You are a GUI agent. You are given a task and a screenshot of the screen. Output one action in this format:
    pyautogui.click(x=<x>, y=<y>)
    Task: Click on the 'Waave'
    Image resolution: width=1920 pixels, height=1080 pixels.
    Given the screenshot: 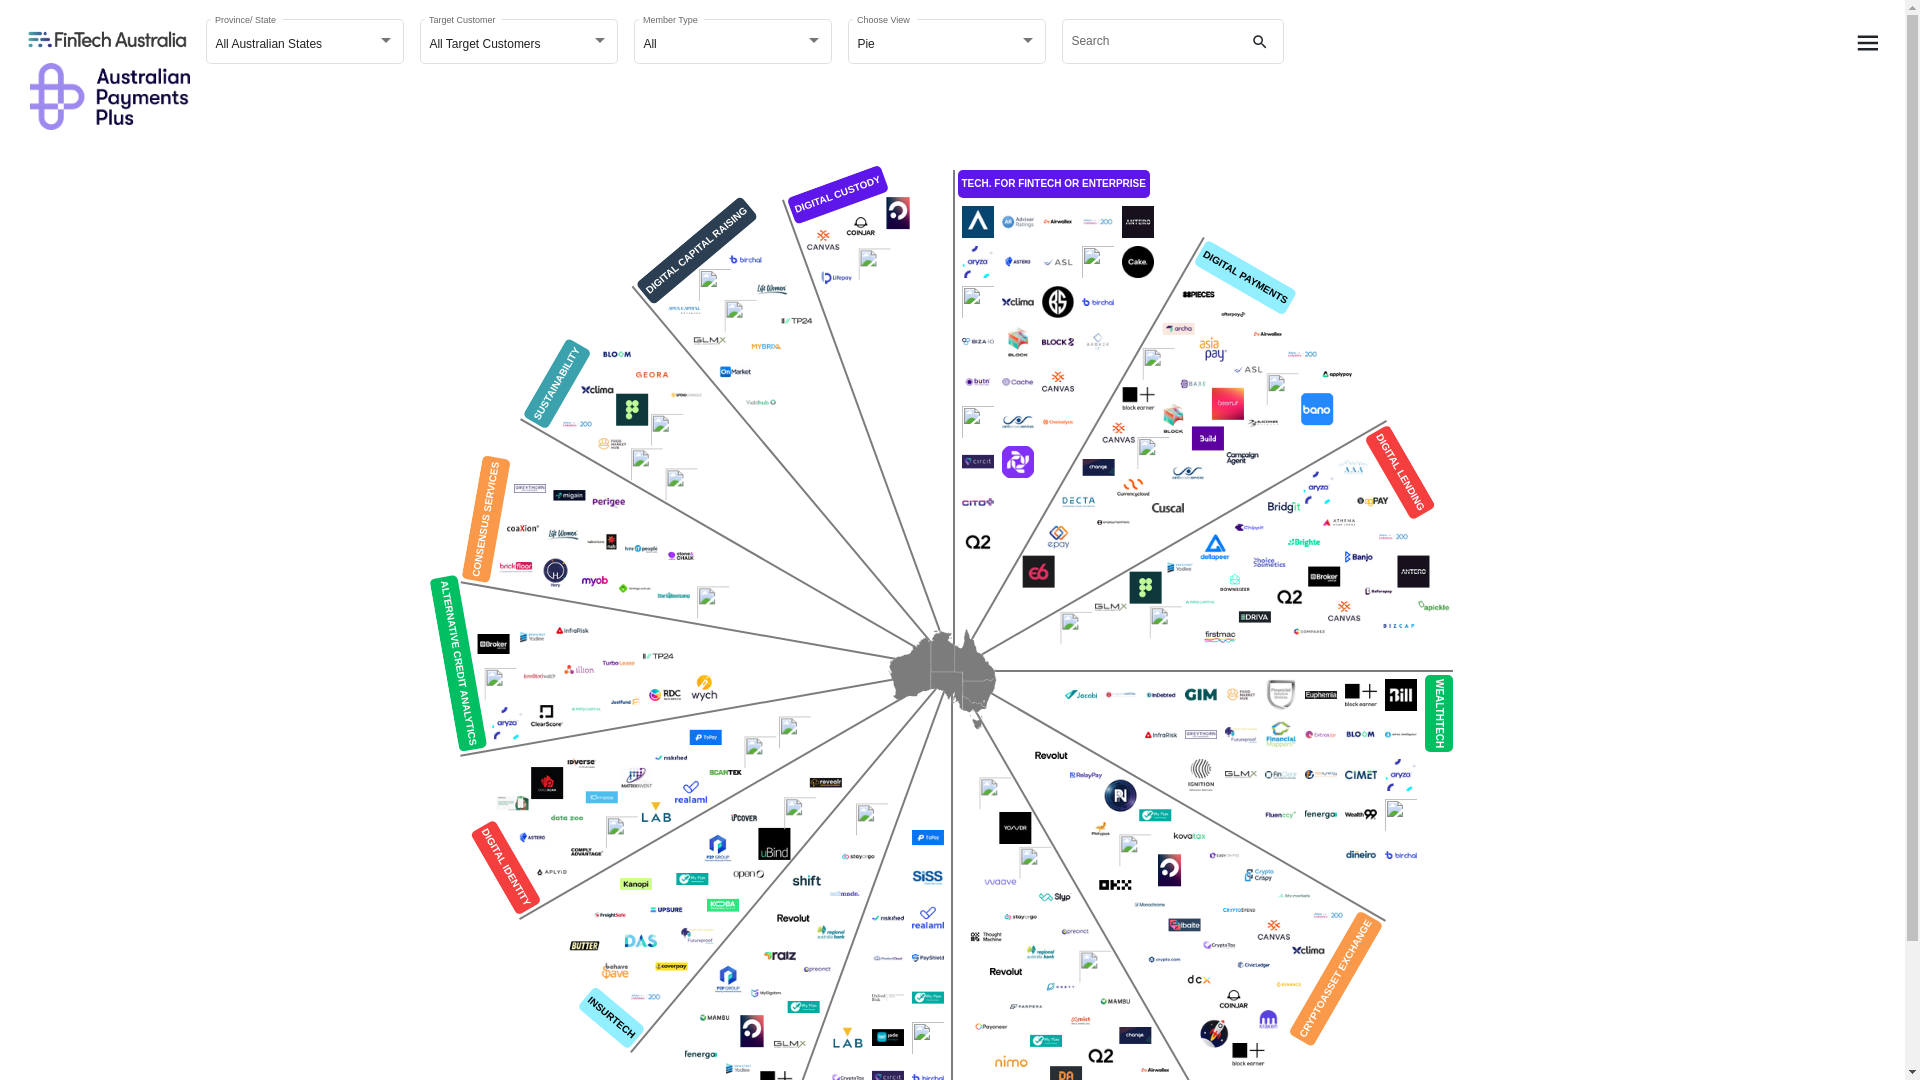 What is the action you would take?
    pyautogui.click(x=999, y=882)
    